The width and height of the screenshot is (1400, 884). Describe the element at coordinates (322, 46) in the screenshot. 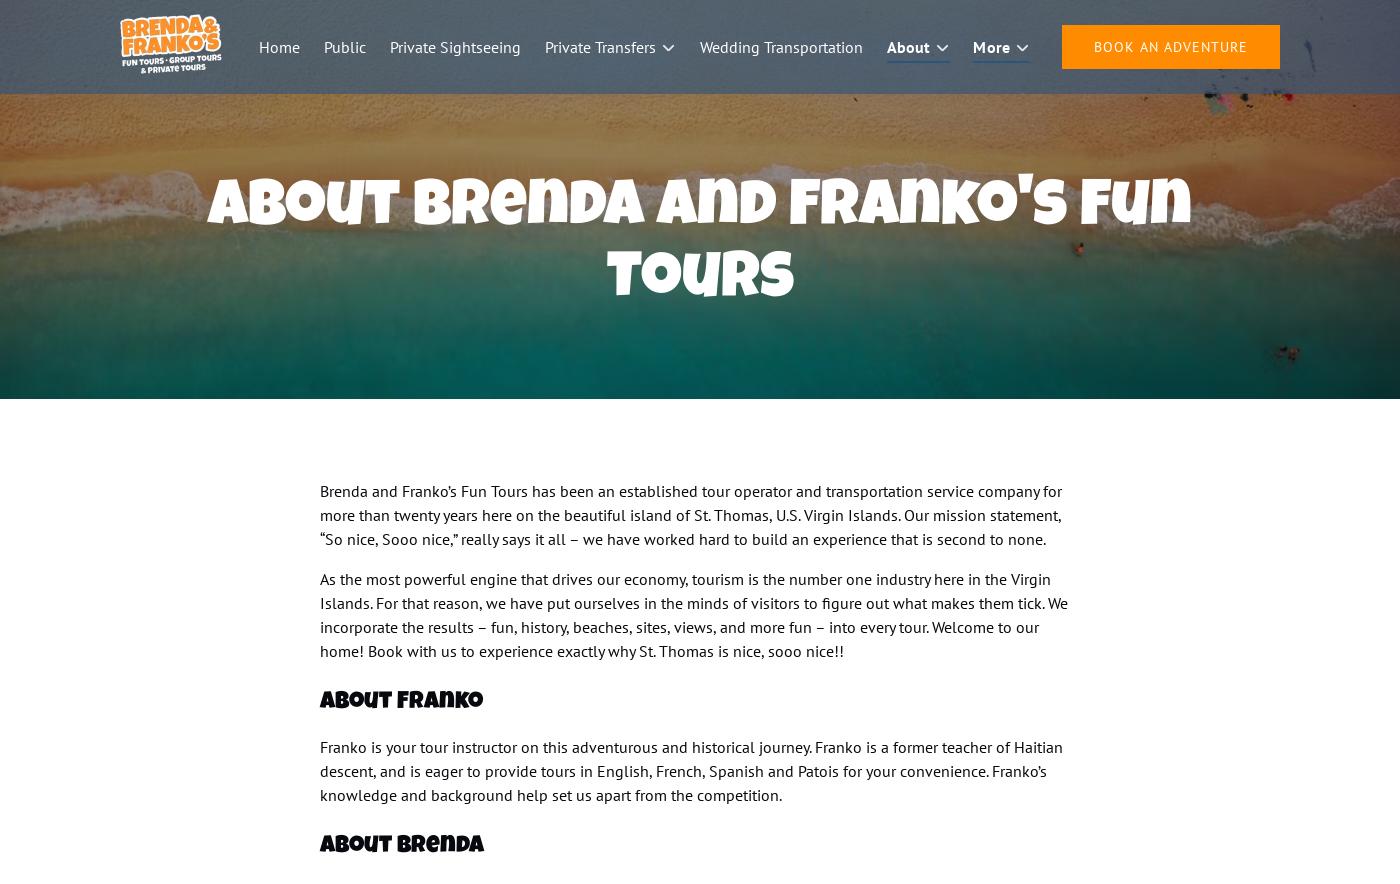

I see `'Public'` at that location.